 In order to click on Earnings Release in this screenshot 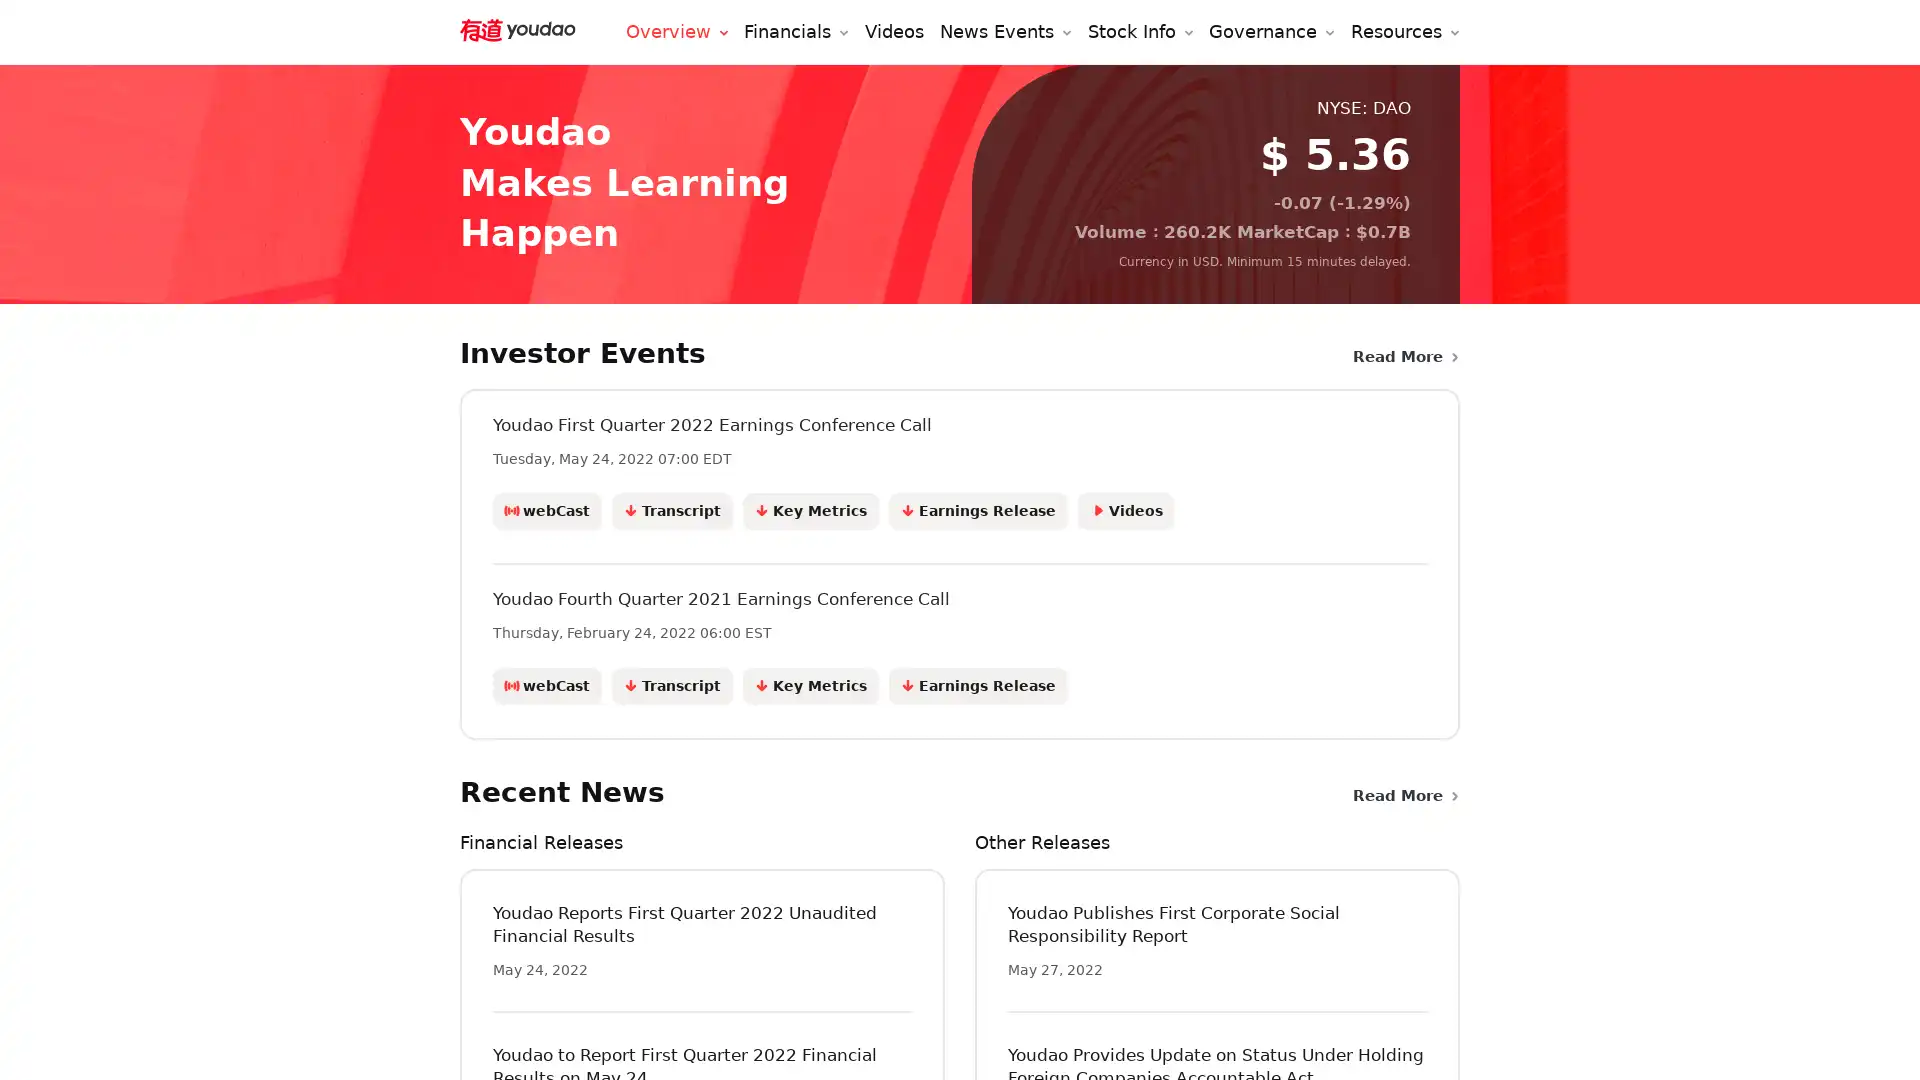, I will do `click(978, 684)`.